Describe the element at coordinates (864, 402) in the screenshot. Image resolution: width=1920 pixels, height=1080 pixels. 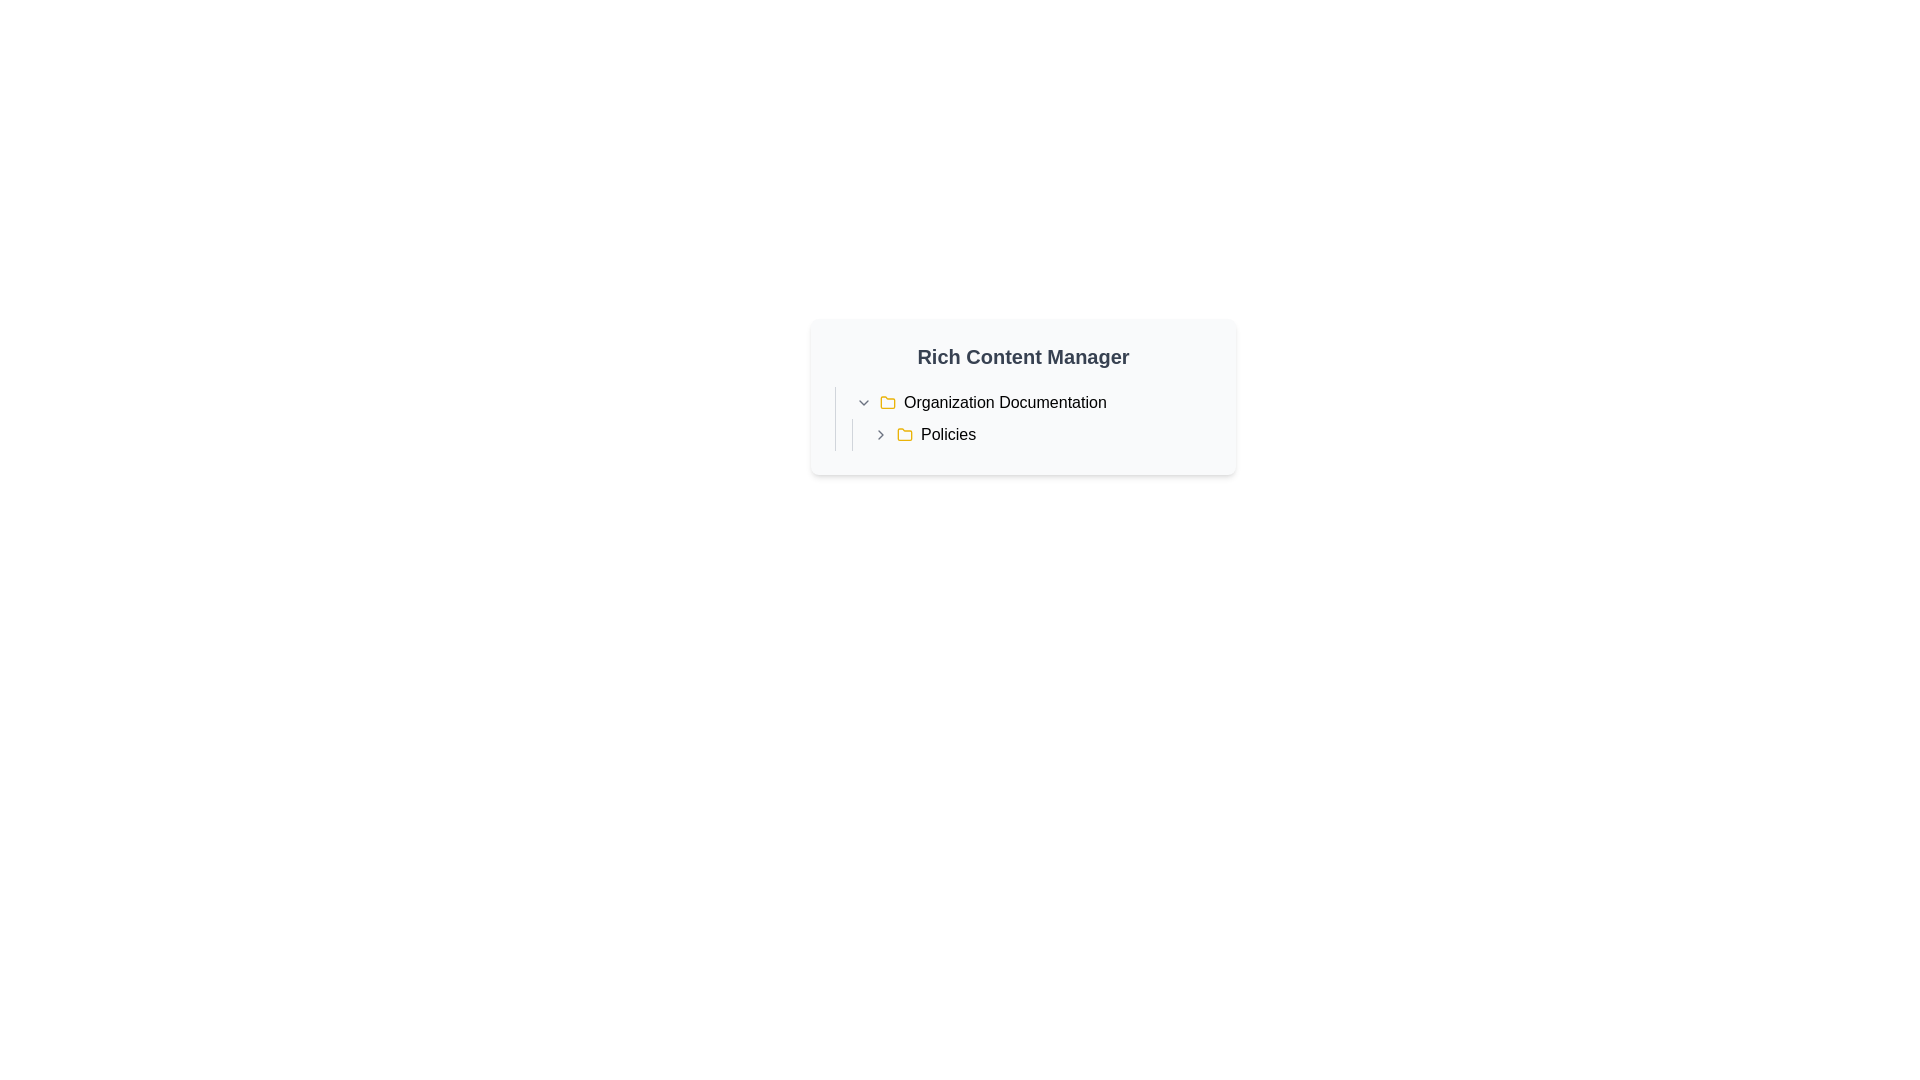
I see `the downward-facing chevron icon located at the end of the 'Organization Documentation' text section by moving the cursor to its center` at that location.